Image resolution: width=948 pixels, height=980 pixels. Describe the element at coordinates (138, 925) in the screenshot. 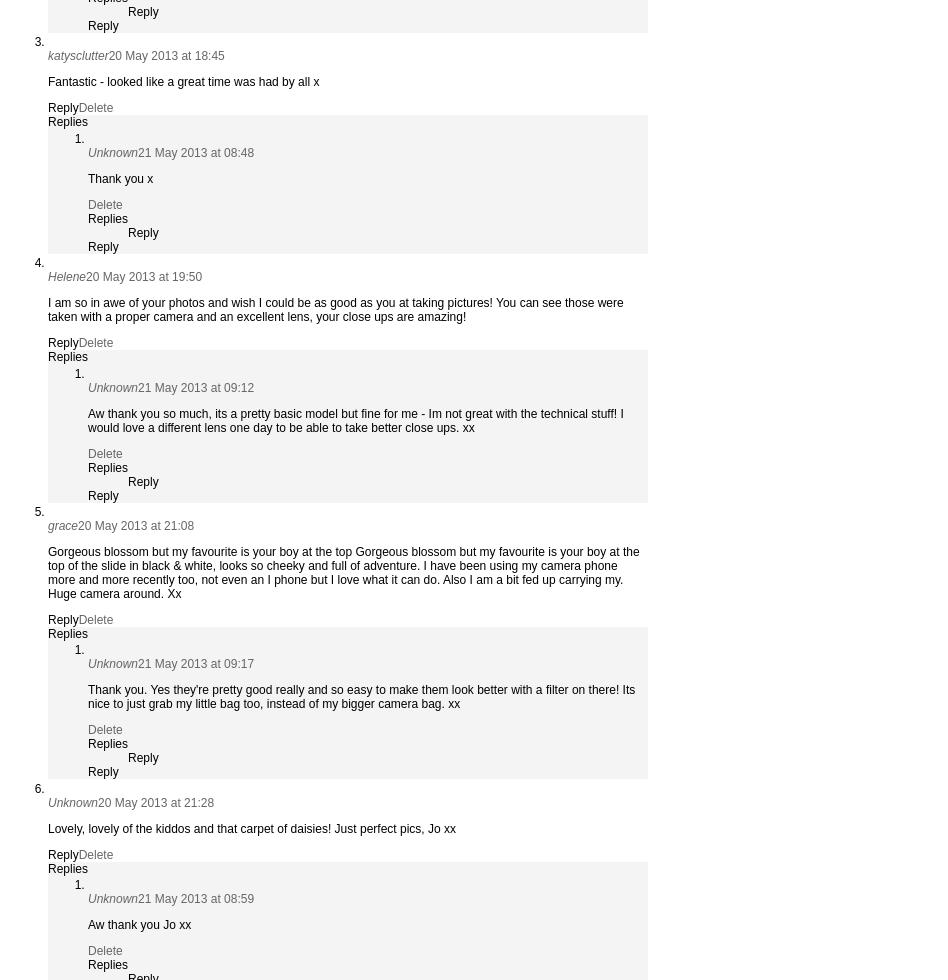

I see `'Aw thank you Jo xx'` at that location.